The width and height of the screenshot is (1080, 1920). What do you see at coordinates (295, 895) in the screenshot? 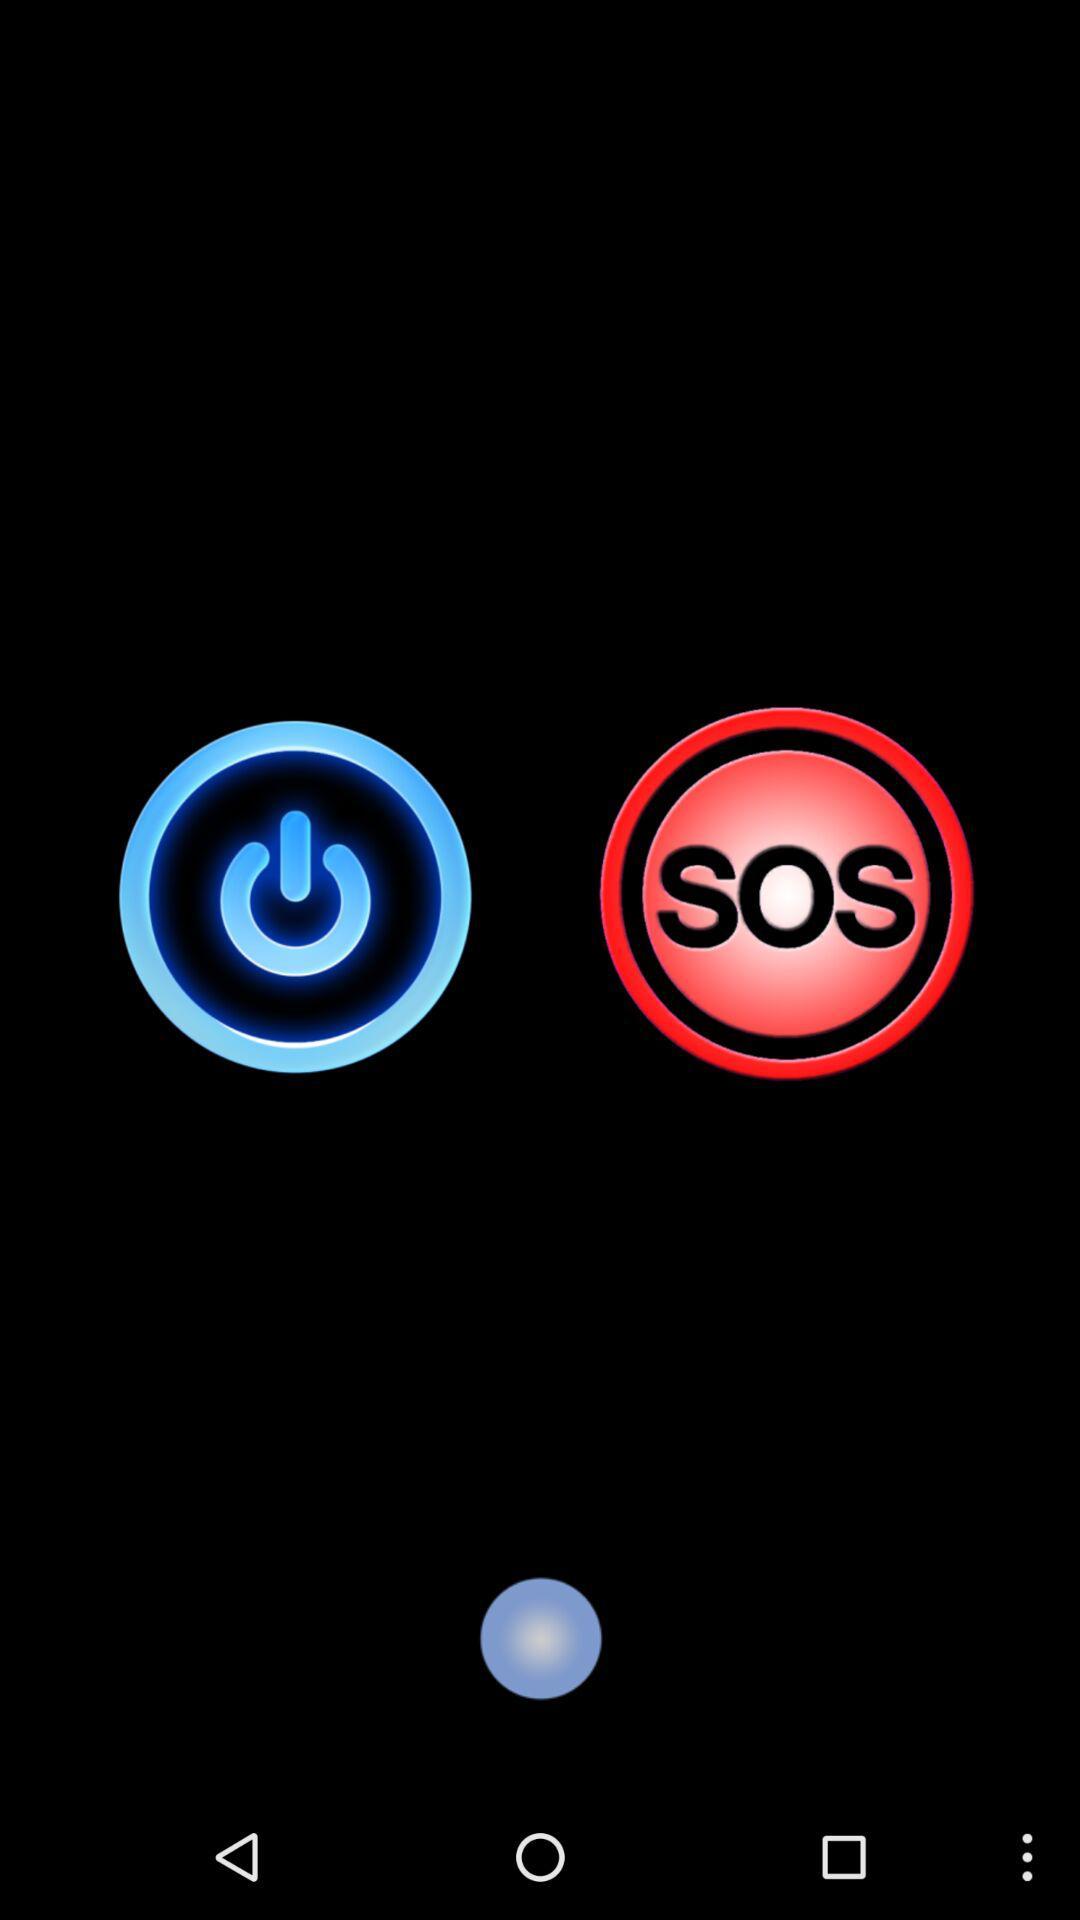
I see `the button on the left` at bounding box center [295, 895].